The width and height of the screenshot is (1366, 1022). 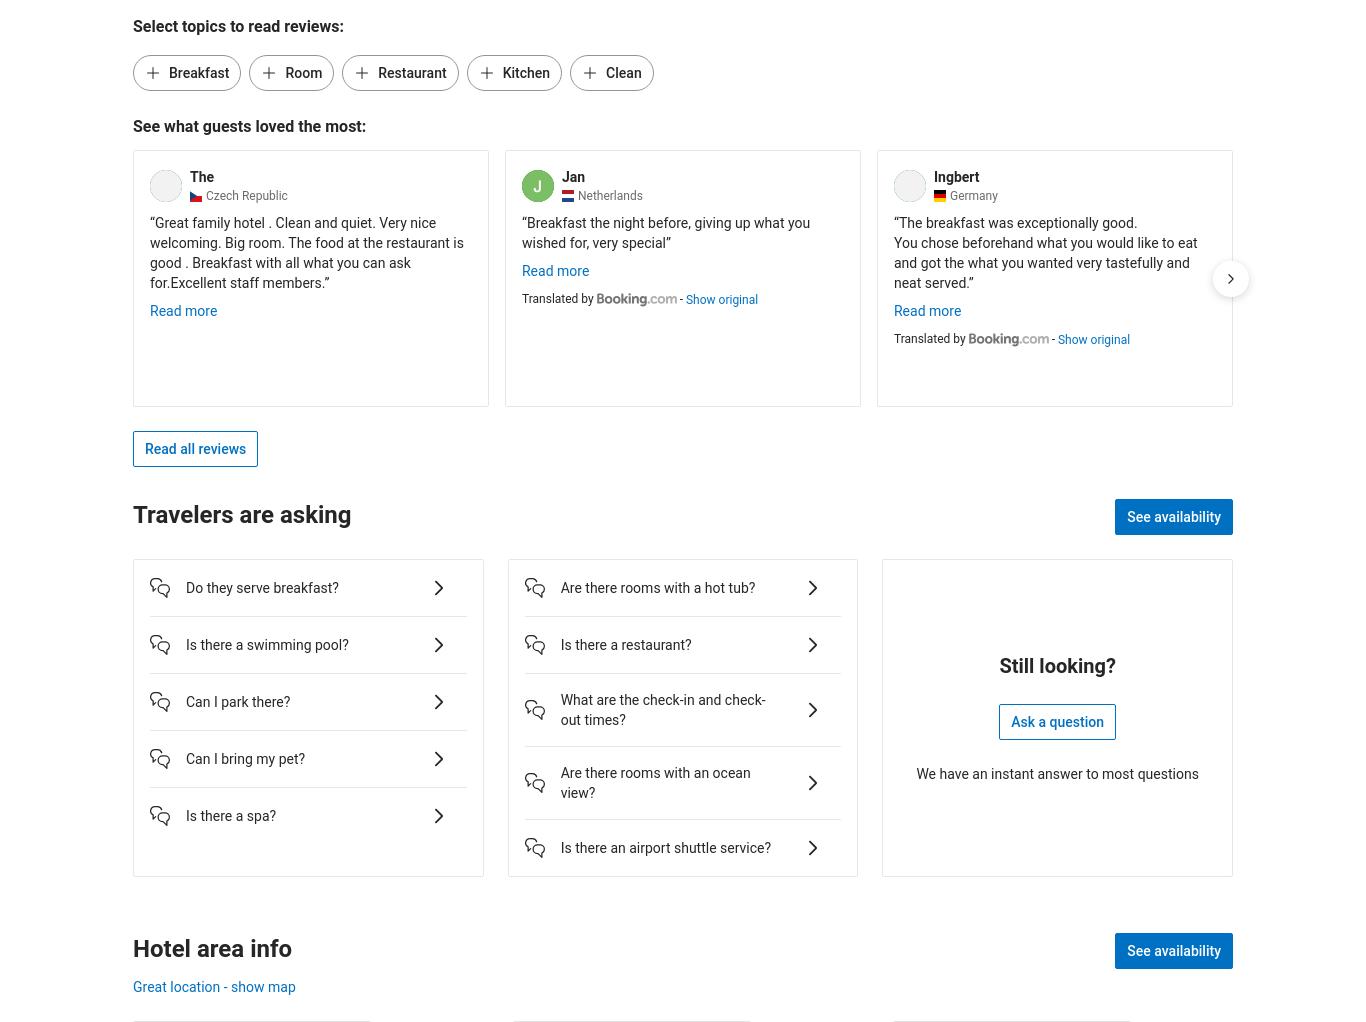 What do you see at coordinates (560, 782) in the screenshot?
I see `'Are there rooms with an ocean view?'` at bounding box center [560, 782].